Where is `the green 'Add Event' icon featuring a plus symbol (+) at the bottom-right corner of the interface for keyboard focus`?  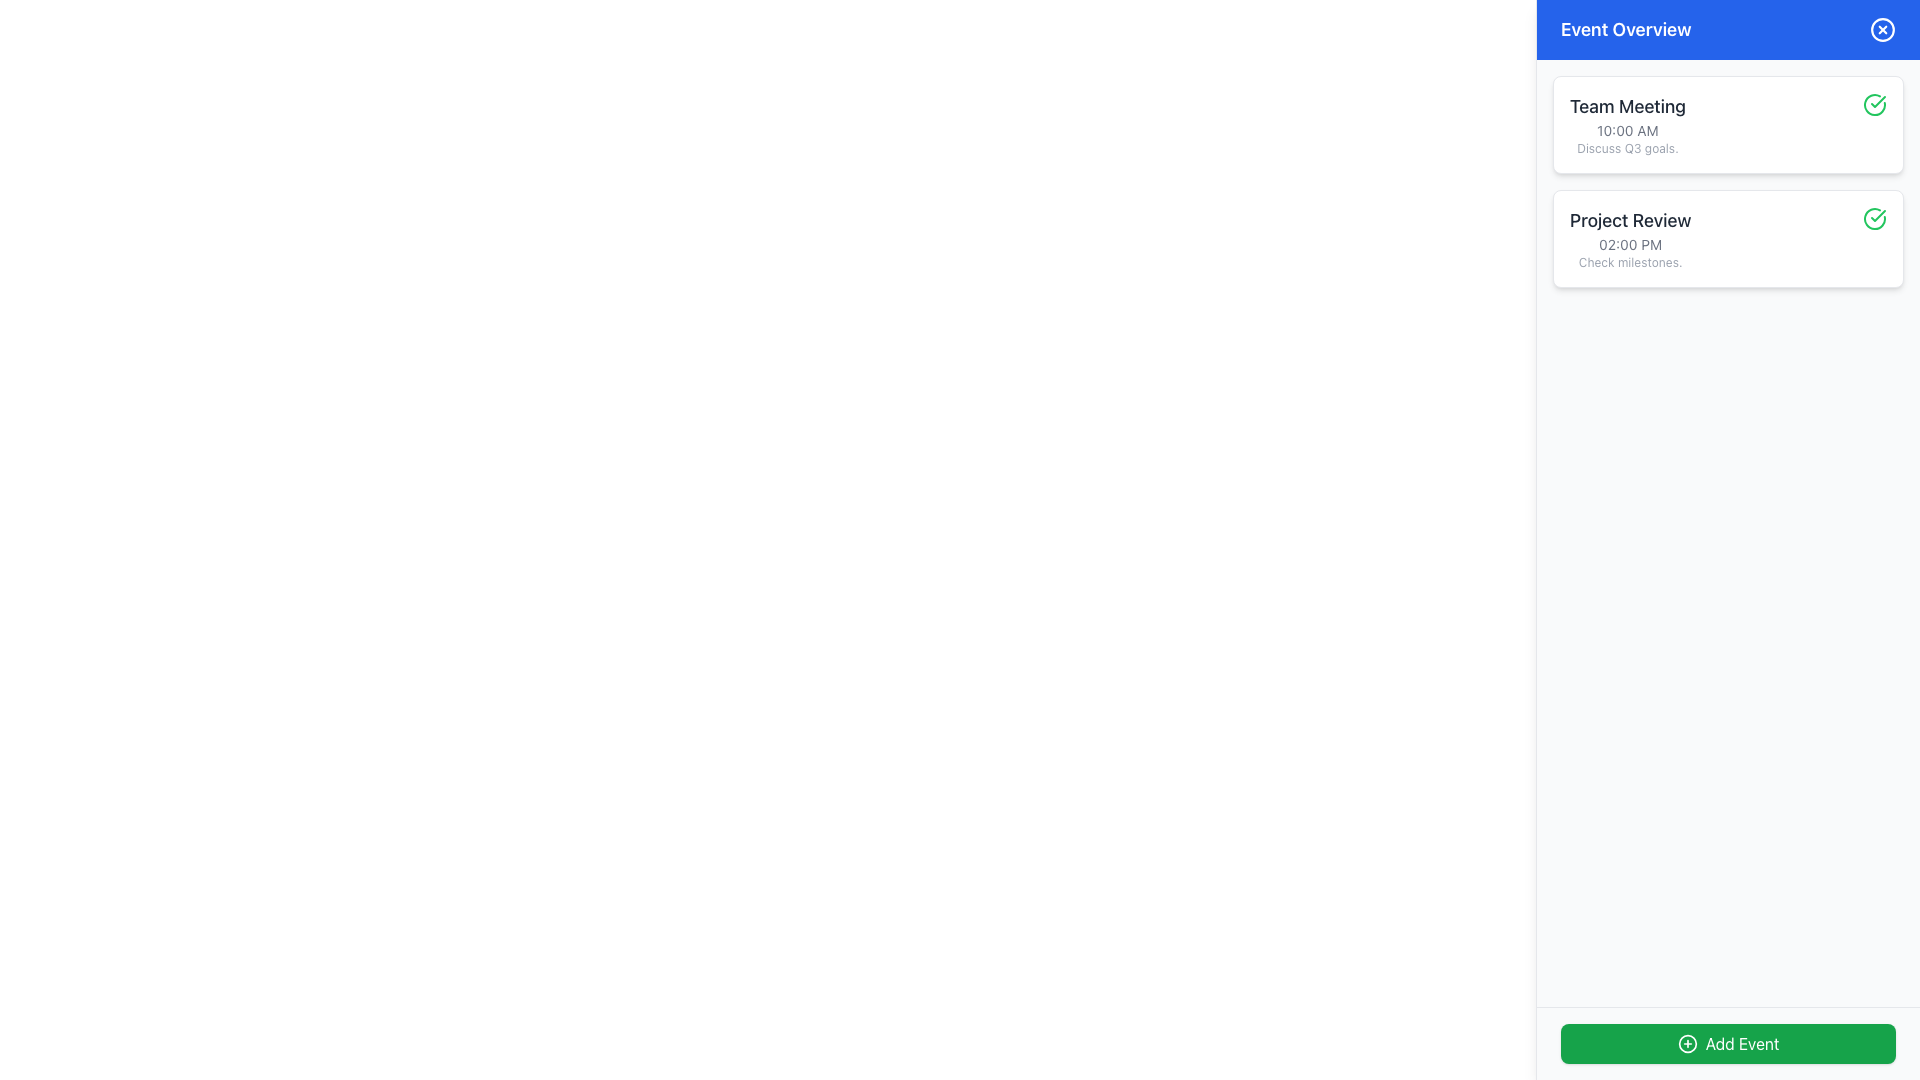
the green 'Add Event' icon featuring a plus symbol (+) at the bottom-right corner of the interface for keyboard focus is located at coordinates (1686, 1043).